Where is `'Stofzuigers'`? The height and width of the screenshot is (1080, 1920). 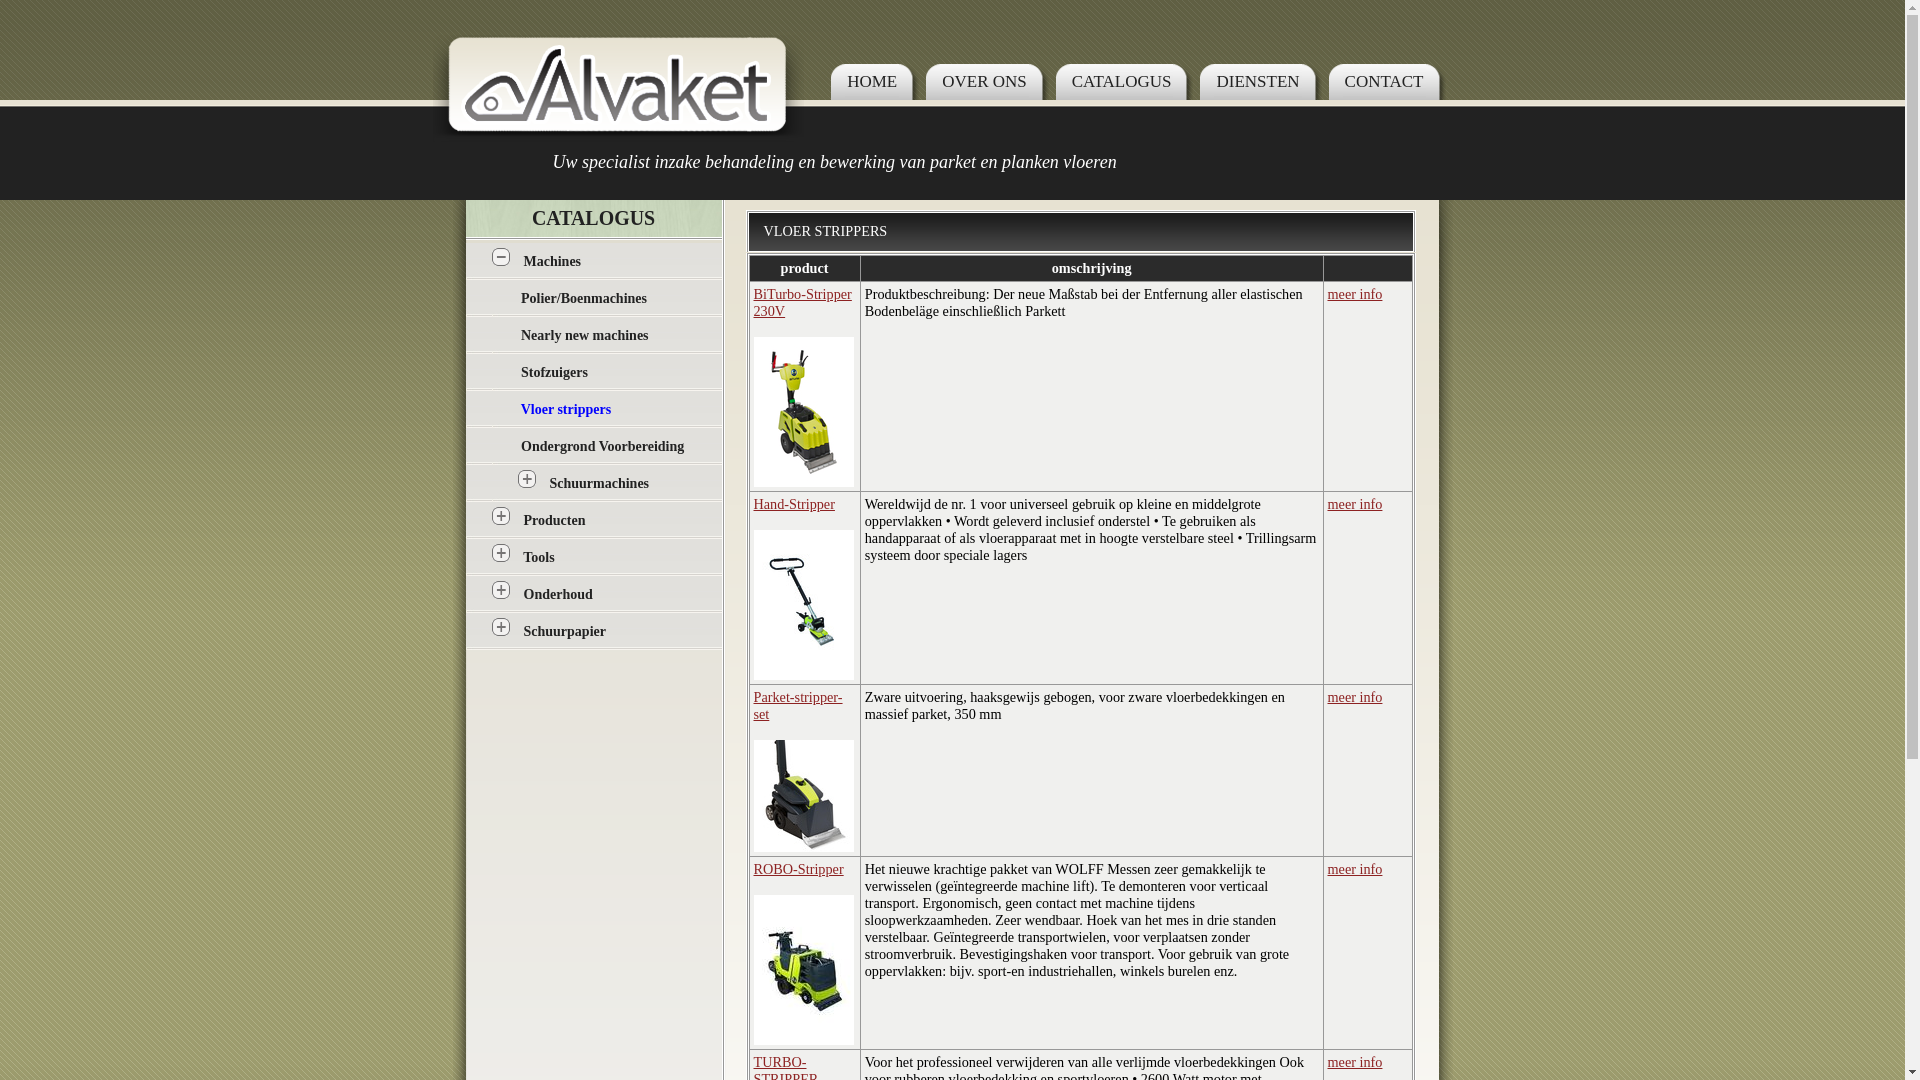 'Stofzuigers' is located at coordinates (554, 372).